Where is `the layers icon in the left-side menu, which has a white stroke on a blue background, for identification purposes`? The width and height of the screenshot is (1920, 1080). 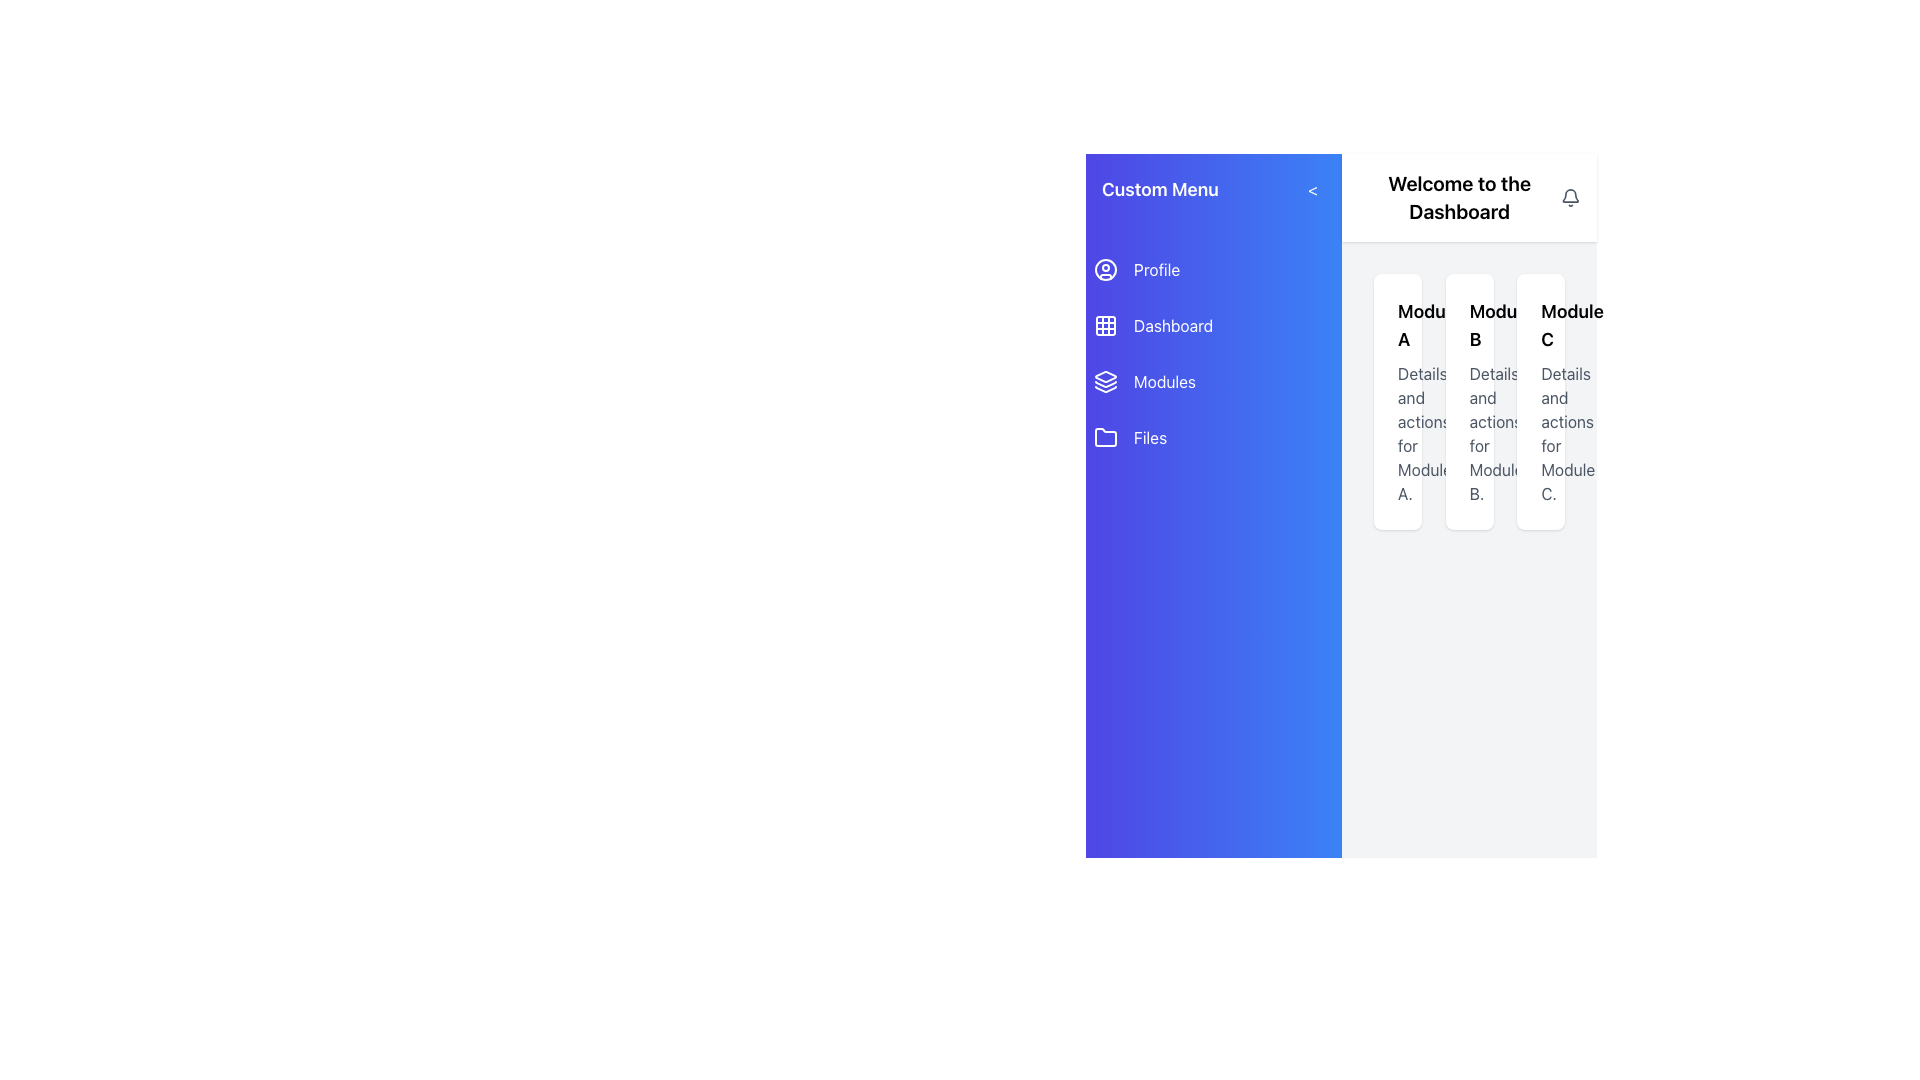 the layers icon in the left-side menu, which has a white stroke on a blue background, for identification purposes is located at coordinates (1104, 381).